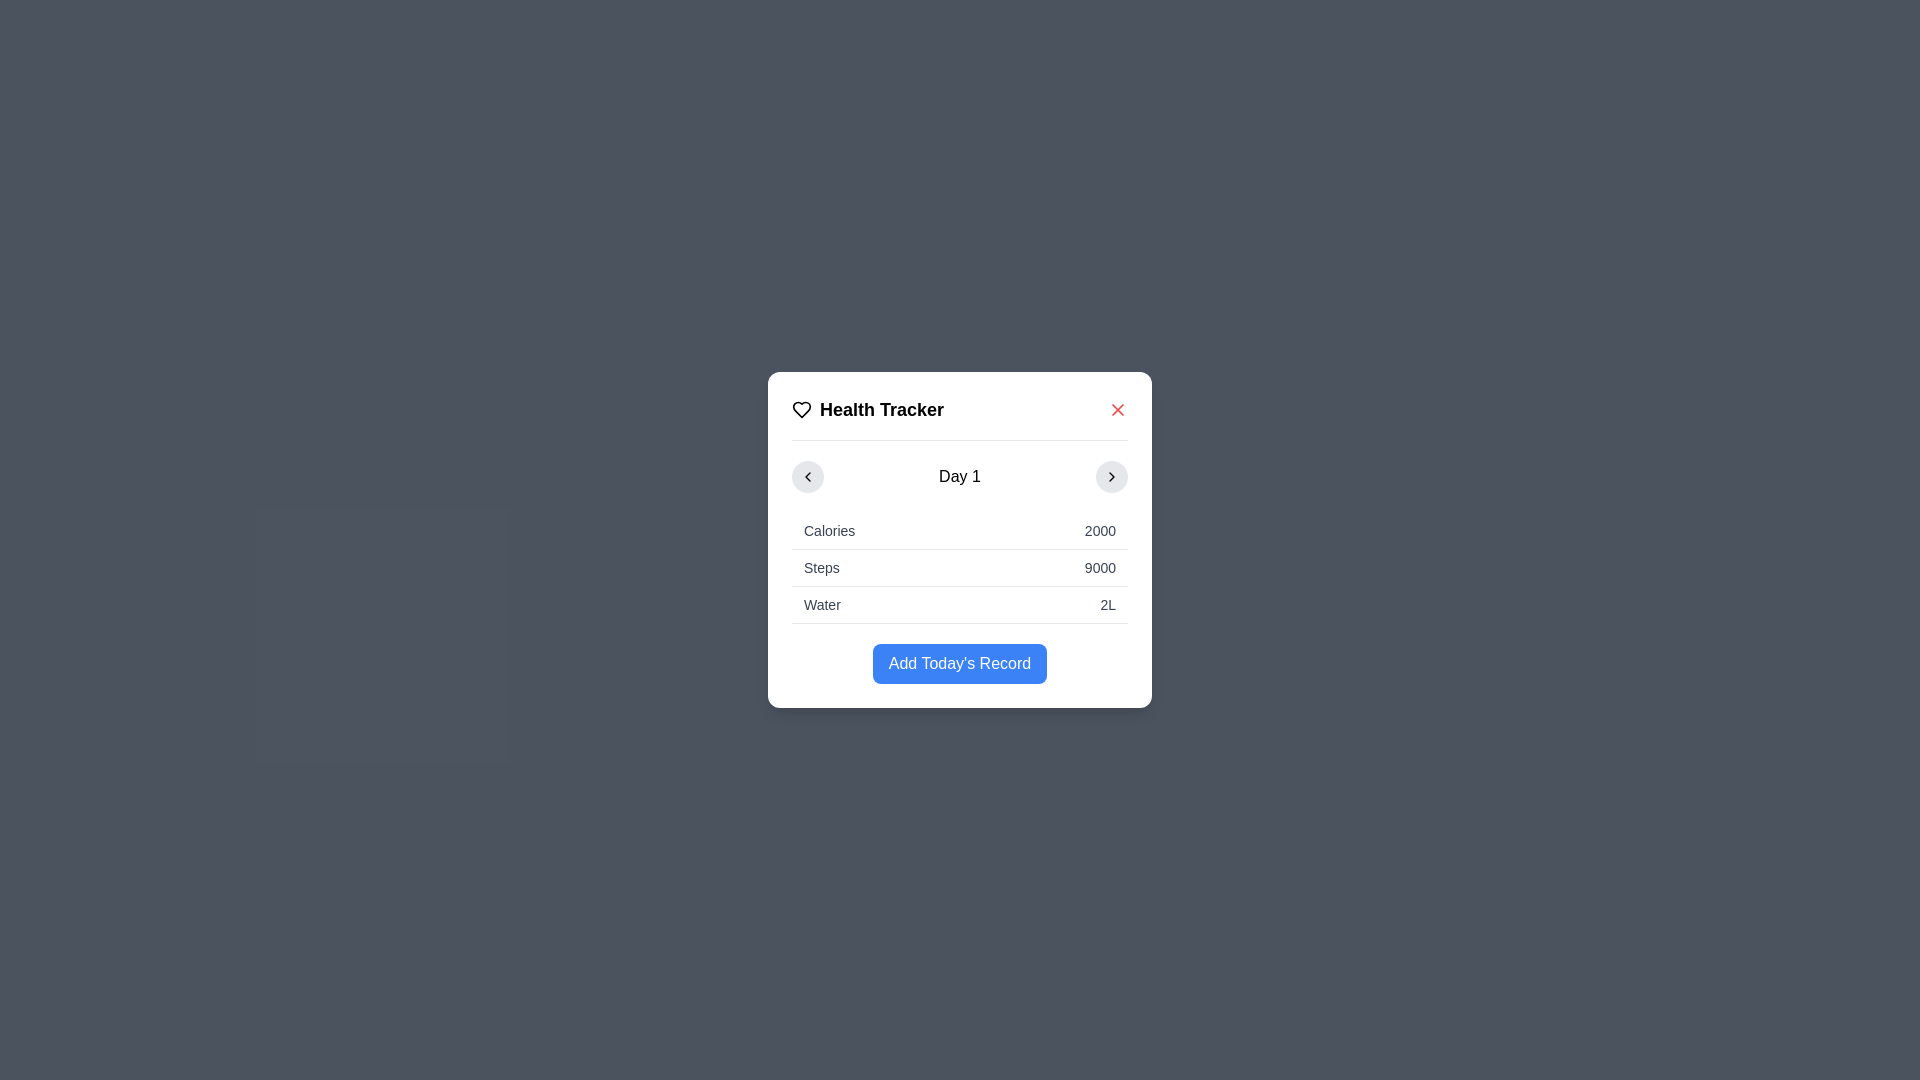 This screenshot has height=1080, width=1920. Describe the element at coordinates (960, 663) in the screenshot. I see `the 'Add Record' button located at the bottom center of the 'Health Tracker' modal` at that location.